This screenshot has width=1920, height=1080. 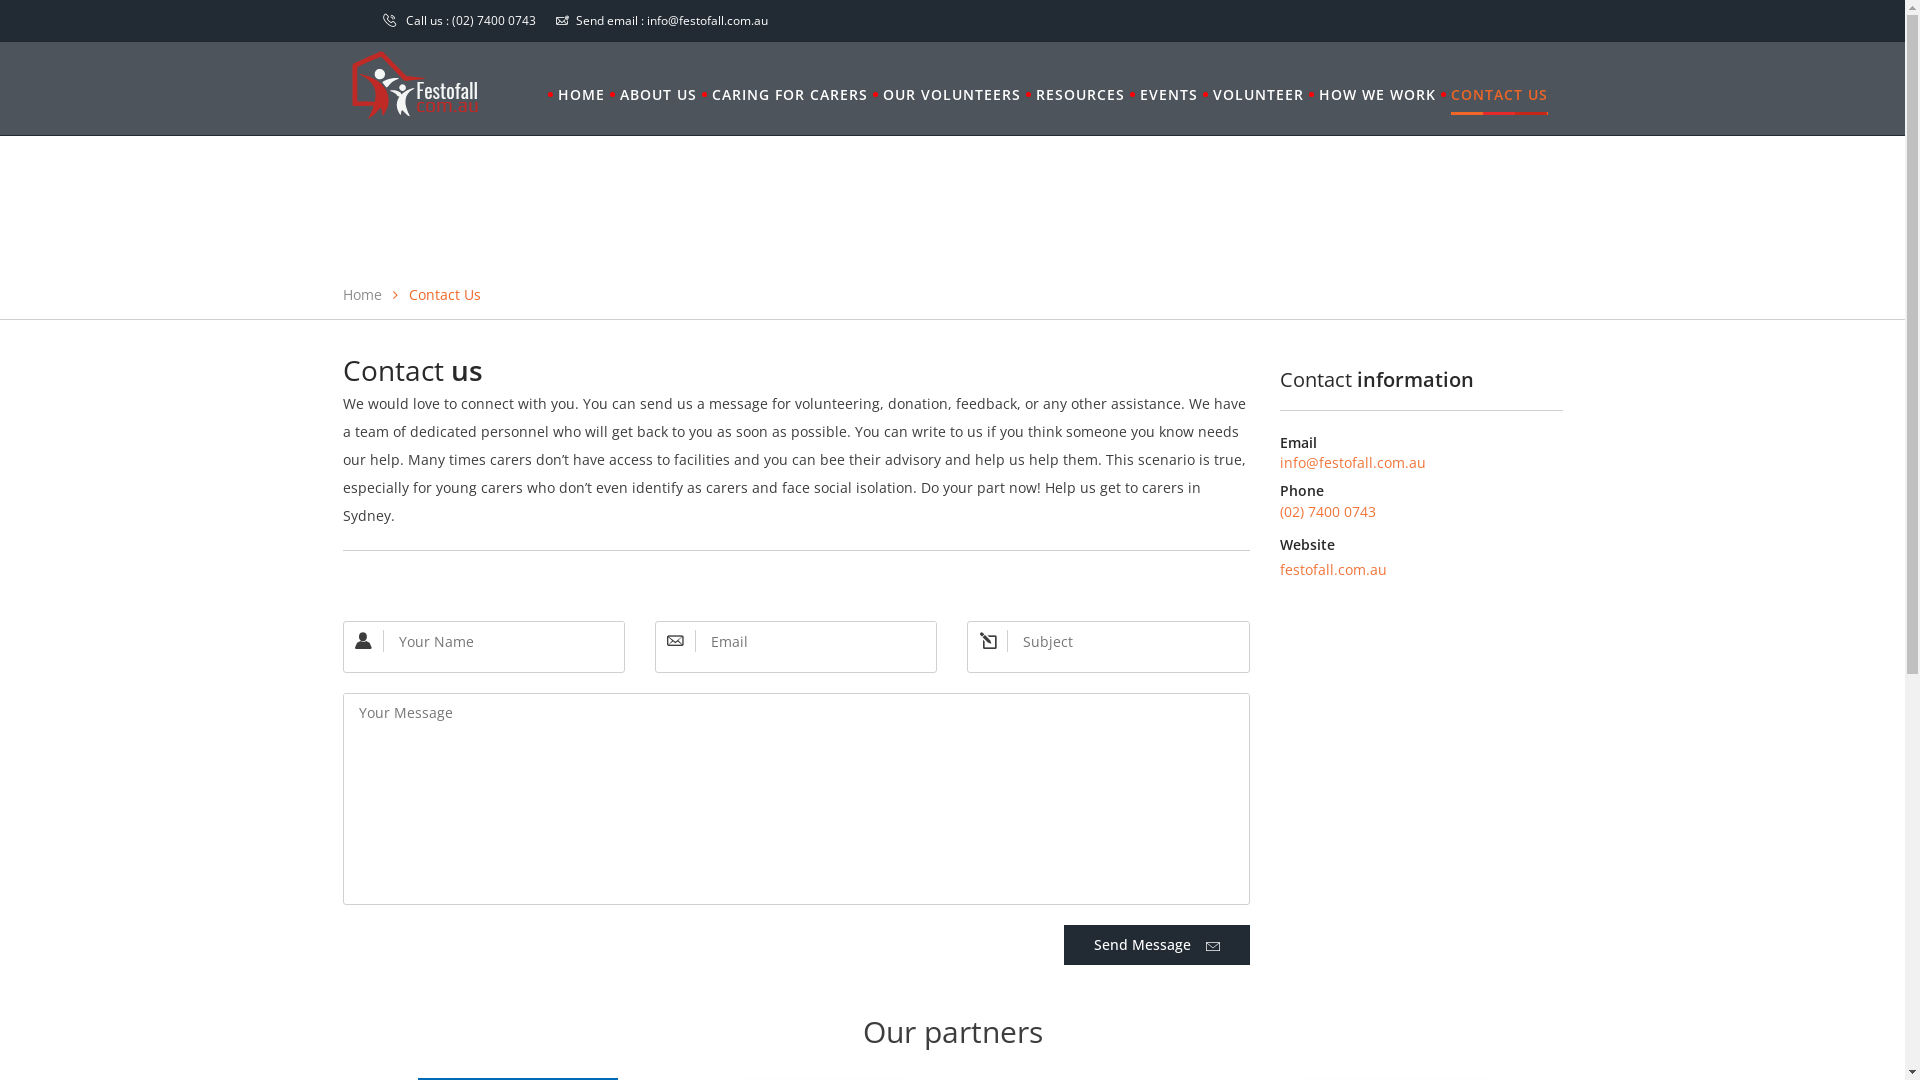 I want to click on 'OUR VOLUNTEERS', so click(x=949, y=95).